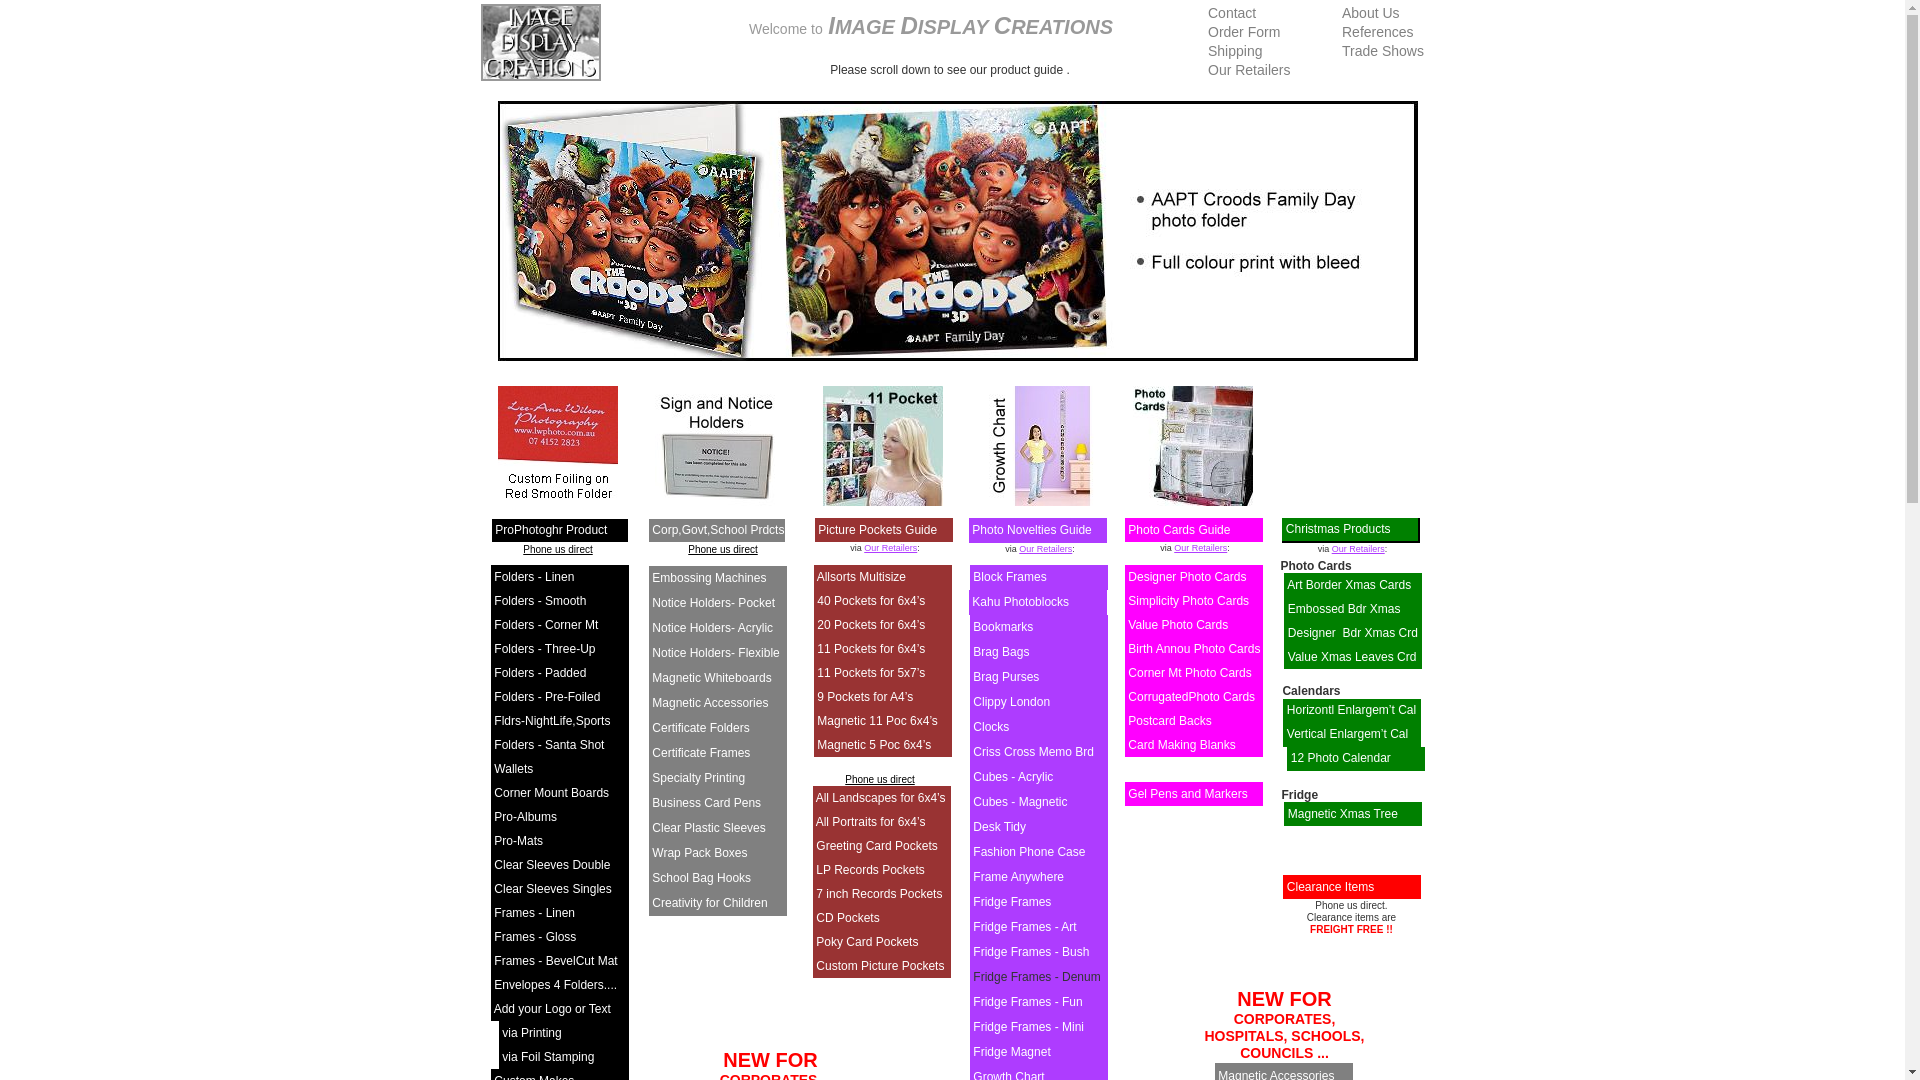 The height and width of the screenshot is (1080, 1920). Describe the element at coordinates (1231, 12) in the screenshot. I see `'Contact'` at that location.